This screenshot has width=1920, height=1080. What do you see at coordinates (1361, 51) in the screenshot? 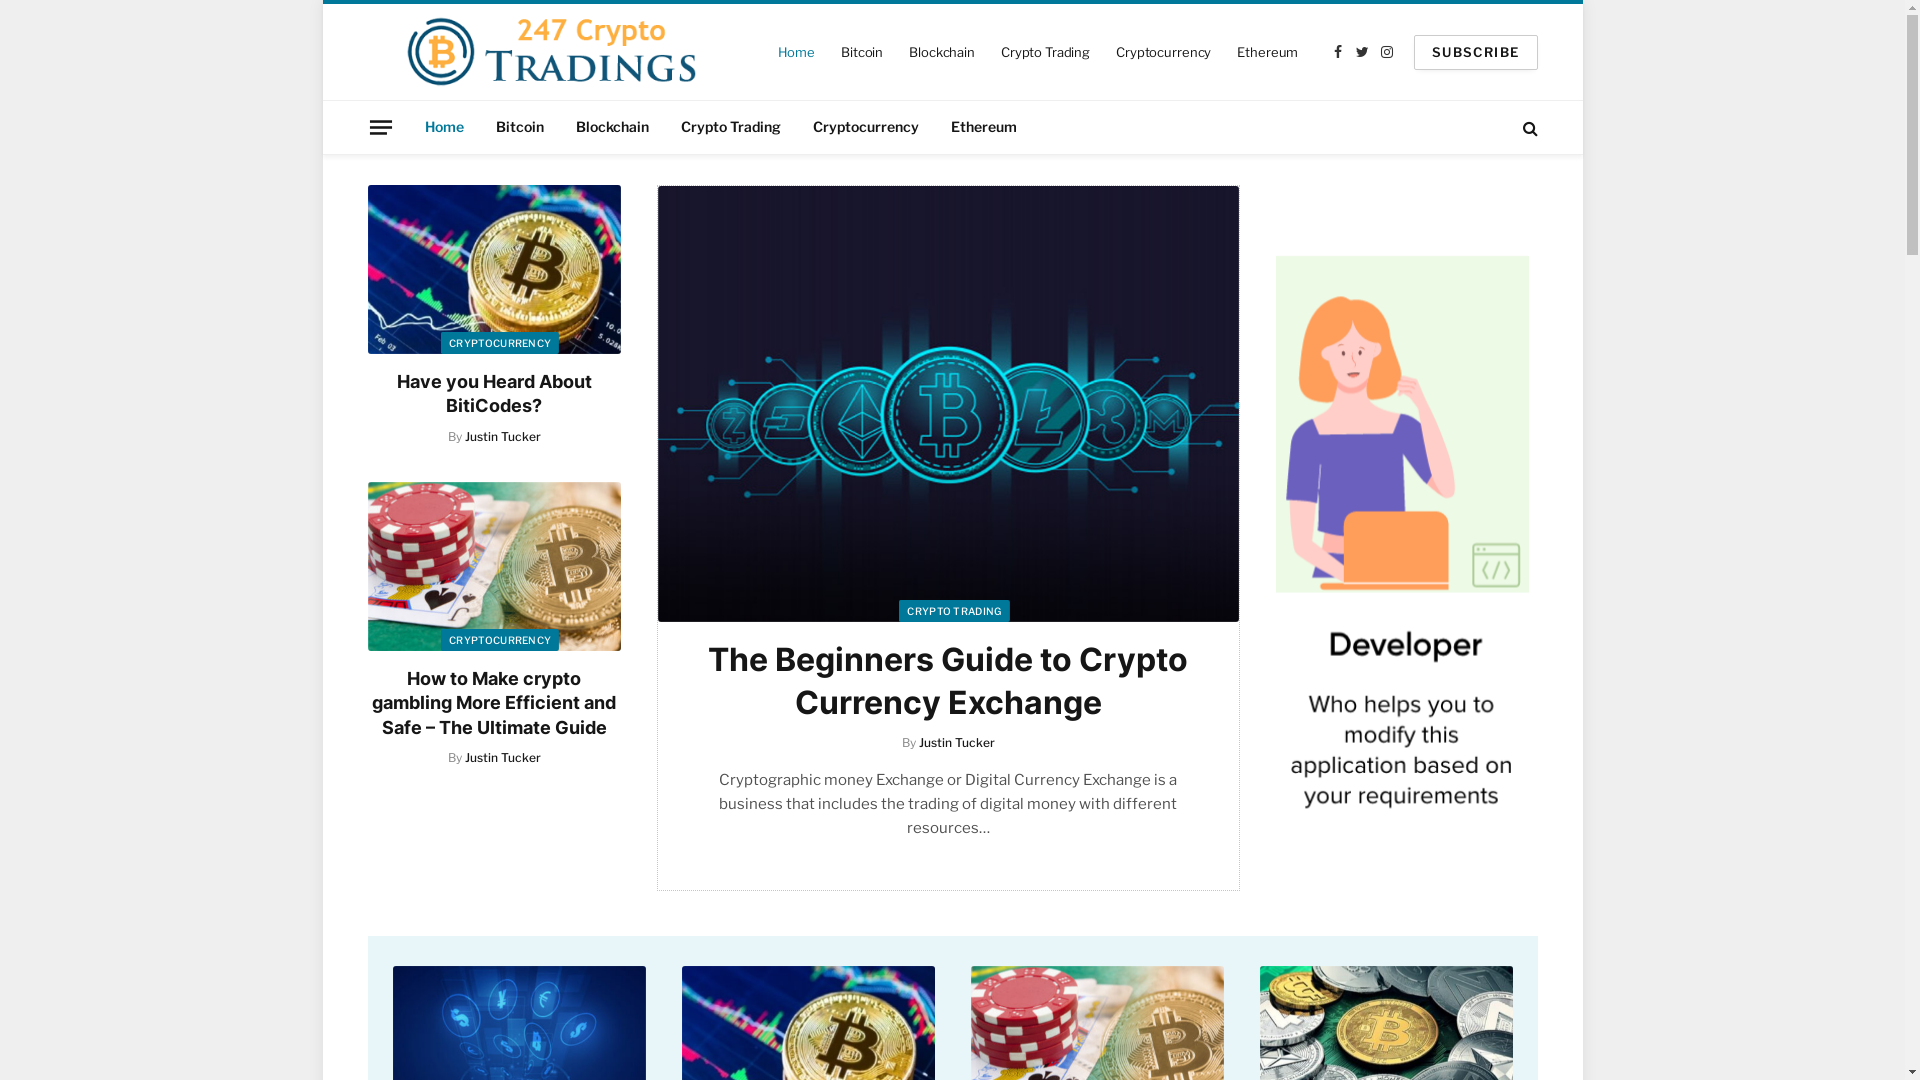
I see `'Twitter'` at bounding box center [1361, 51].